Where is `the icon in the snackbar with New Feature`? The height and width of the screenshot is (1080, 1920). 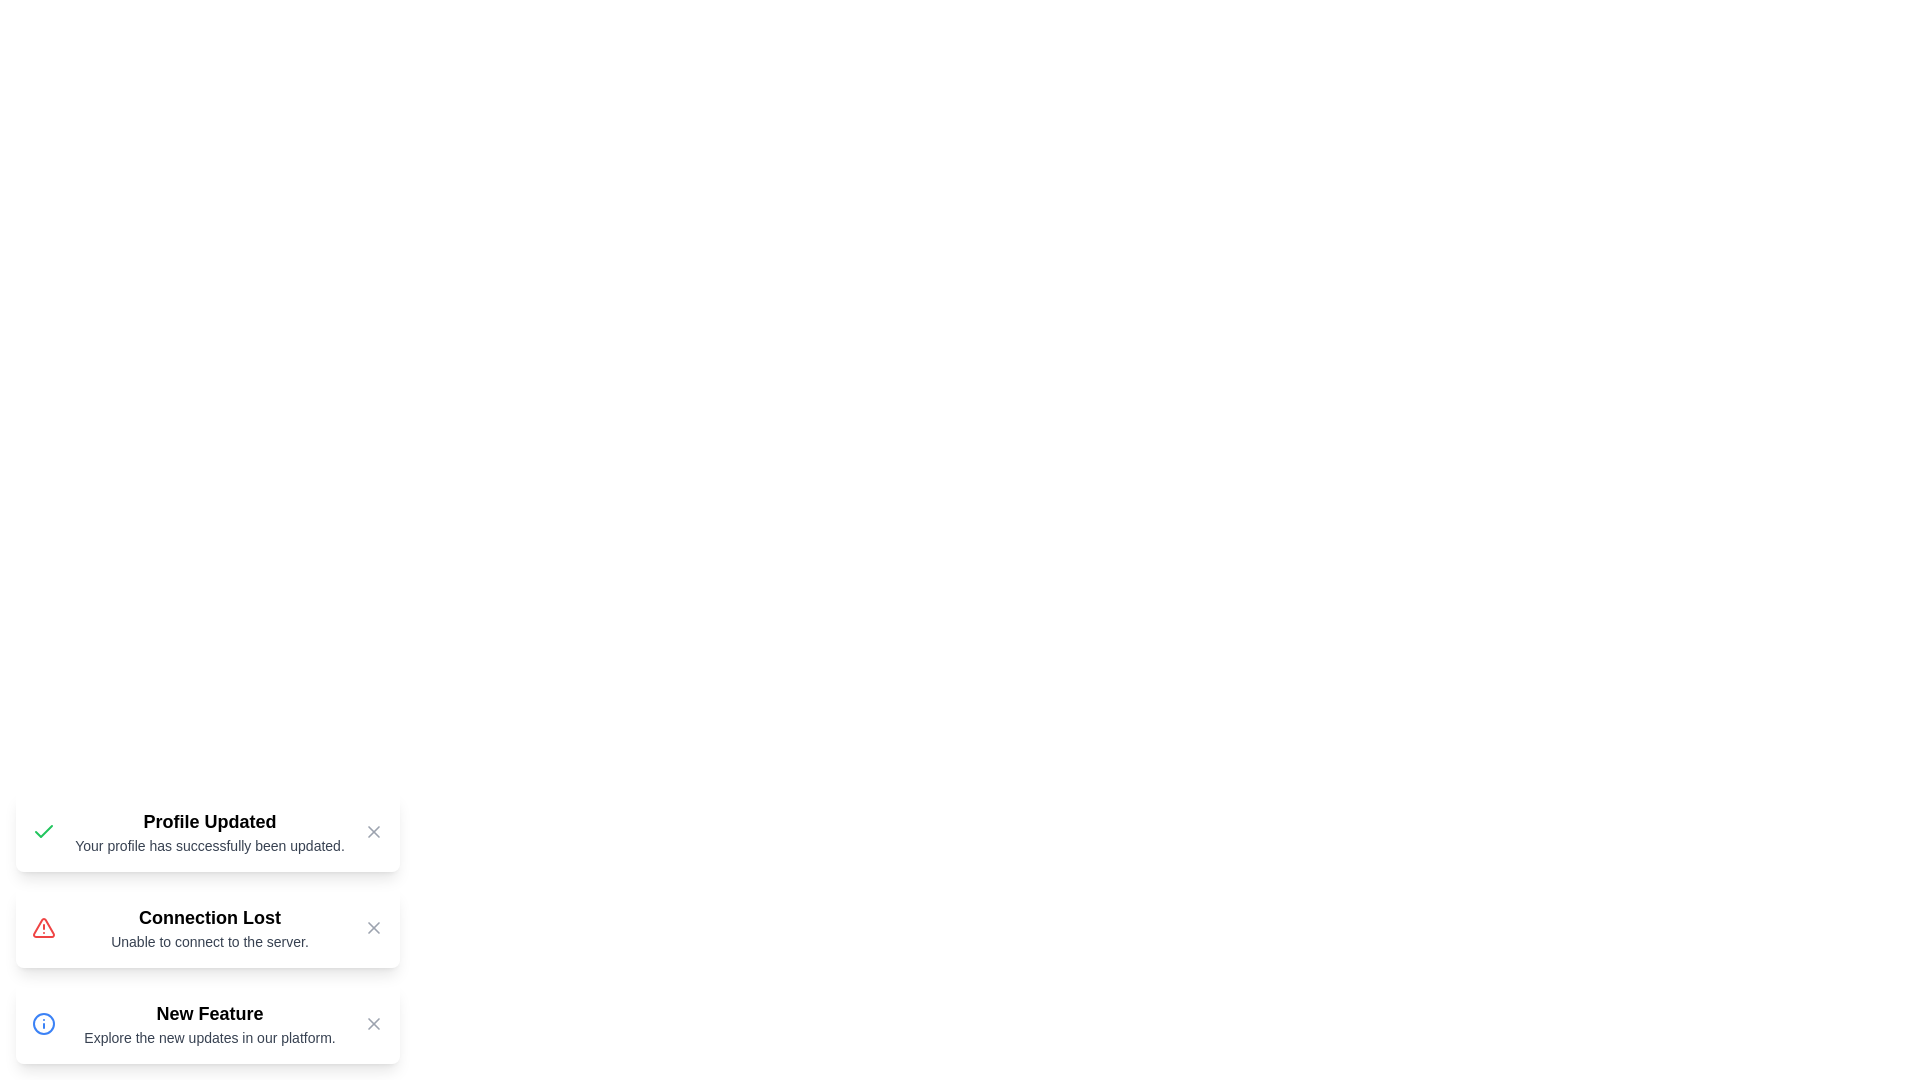 the icon in the snackbar with New Feature is located at coordinates (43, 1023).